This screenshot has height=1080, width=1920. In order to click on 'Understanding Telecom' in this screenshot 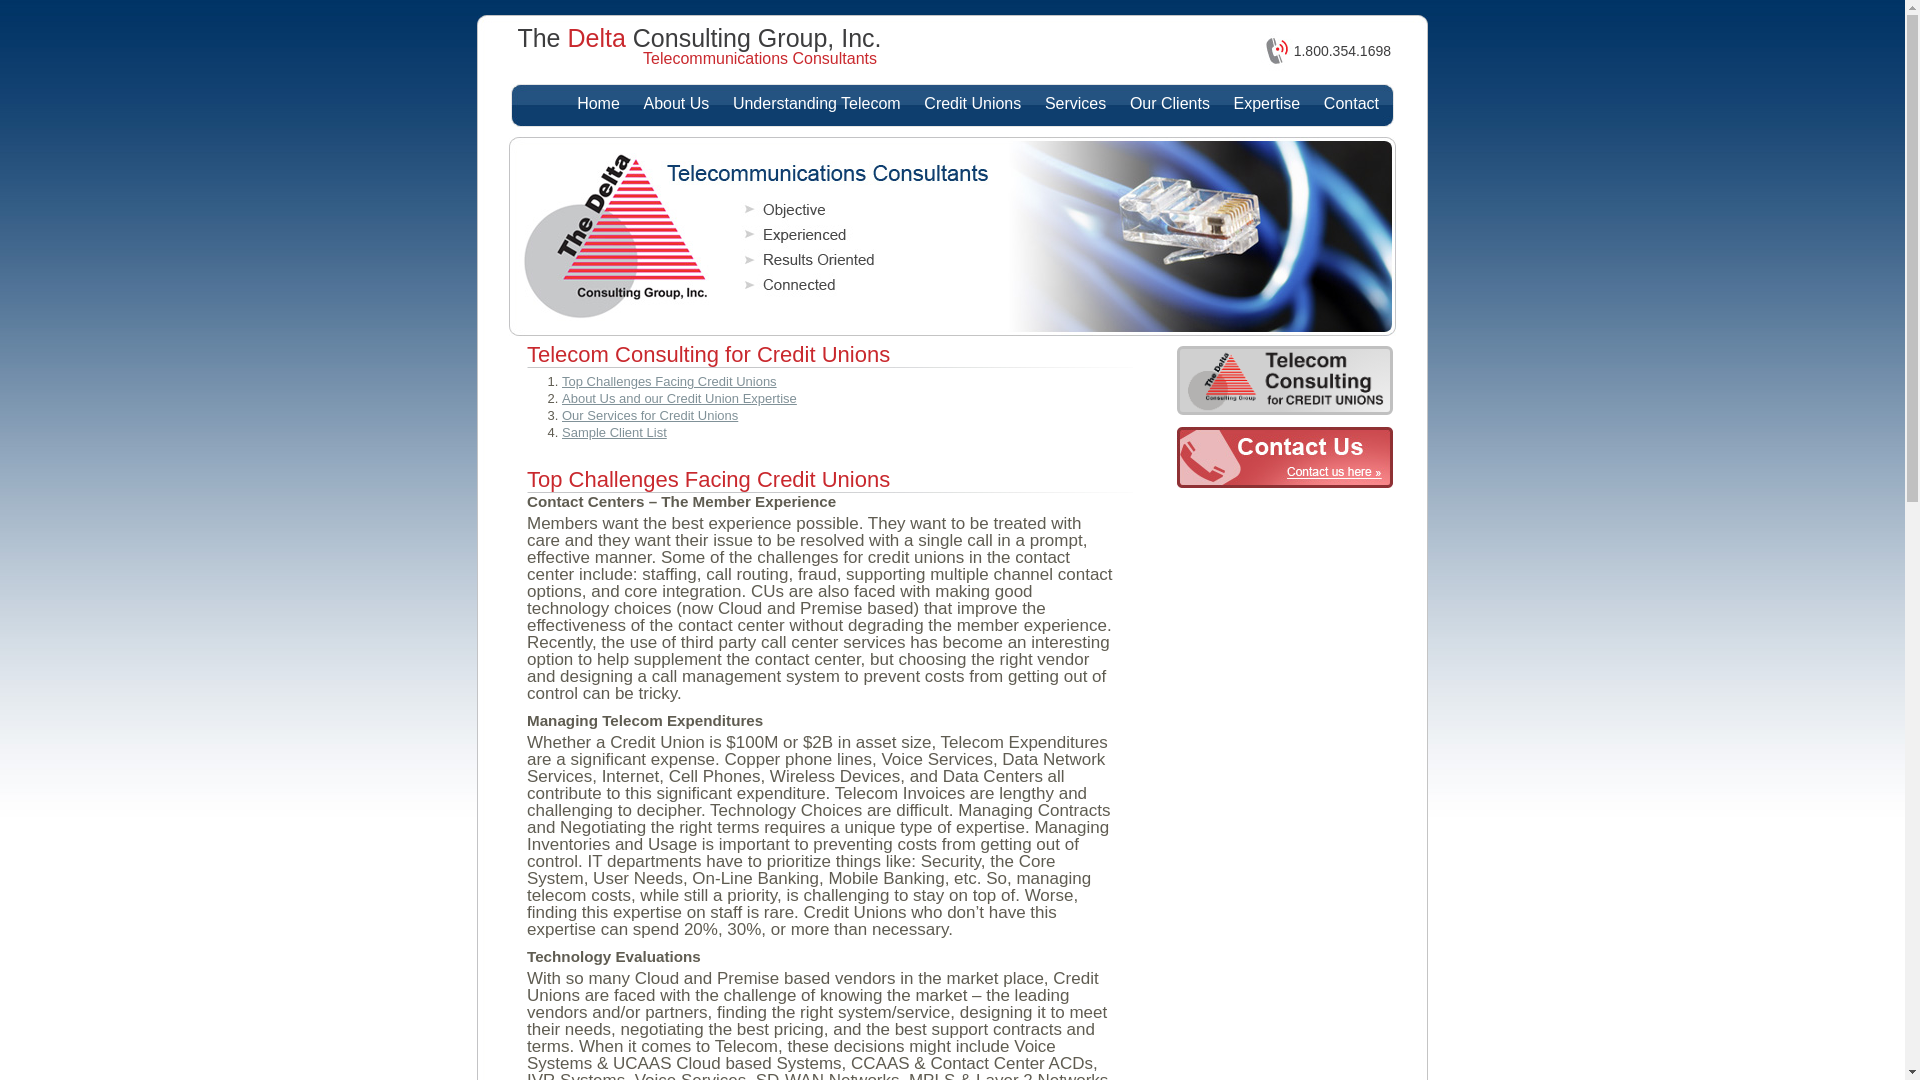, I will do `click(816, 103)`.